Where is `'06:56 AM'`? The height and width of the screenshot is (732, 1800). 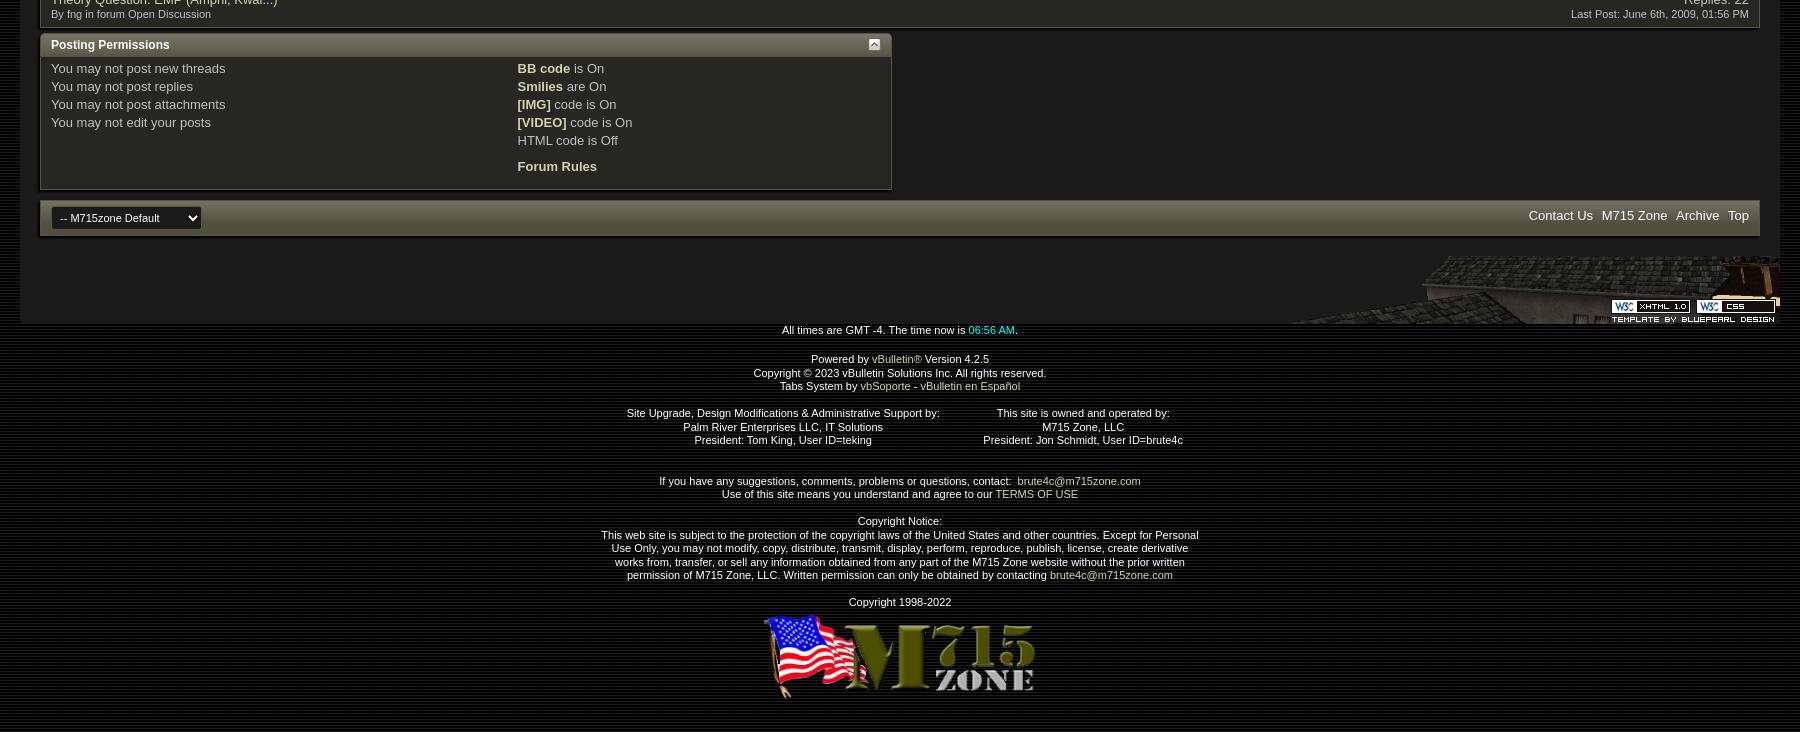 '06:56 AM' is located at coordinates (967, 329).